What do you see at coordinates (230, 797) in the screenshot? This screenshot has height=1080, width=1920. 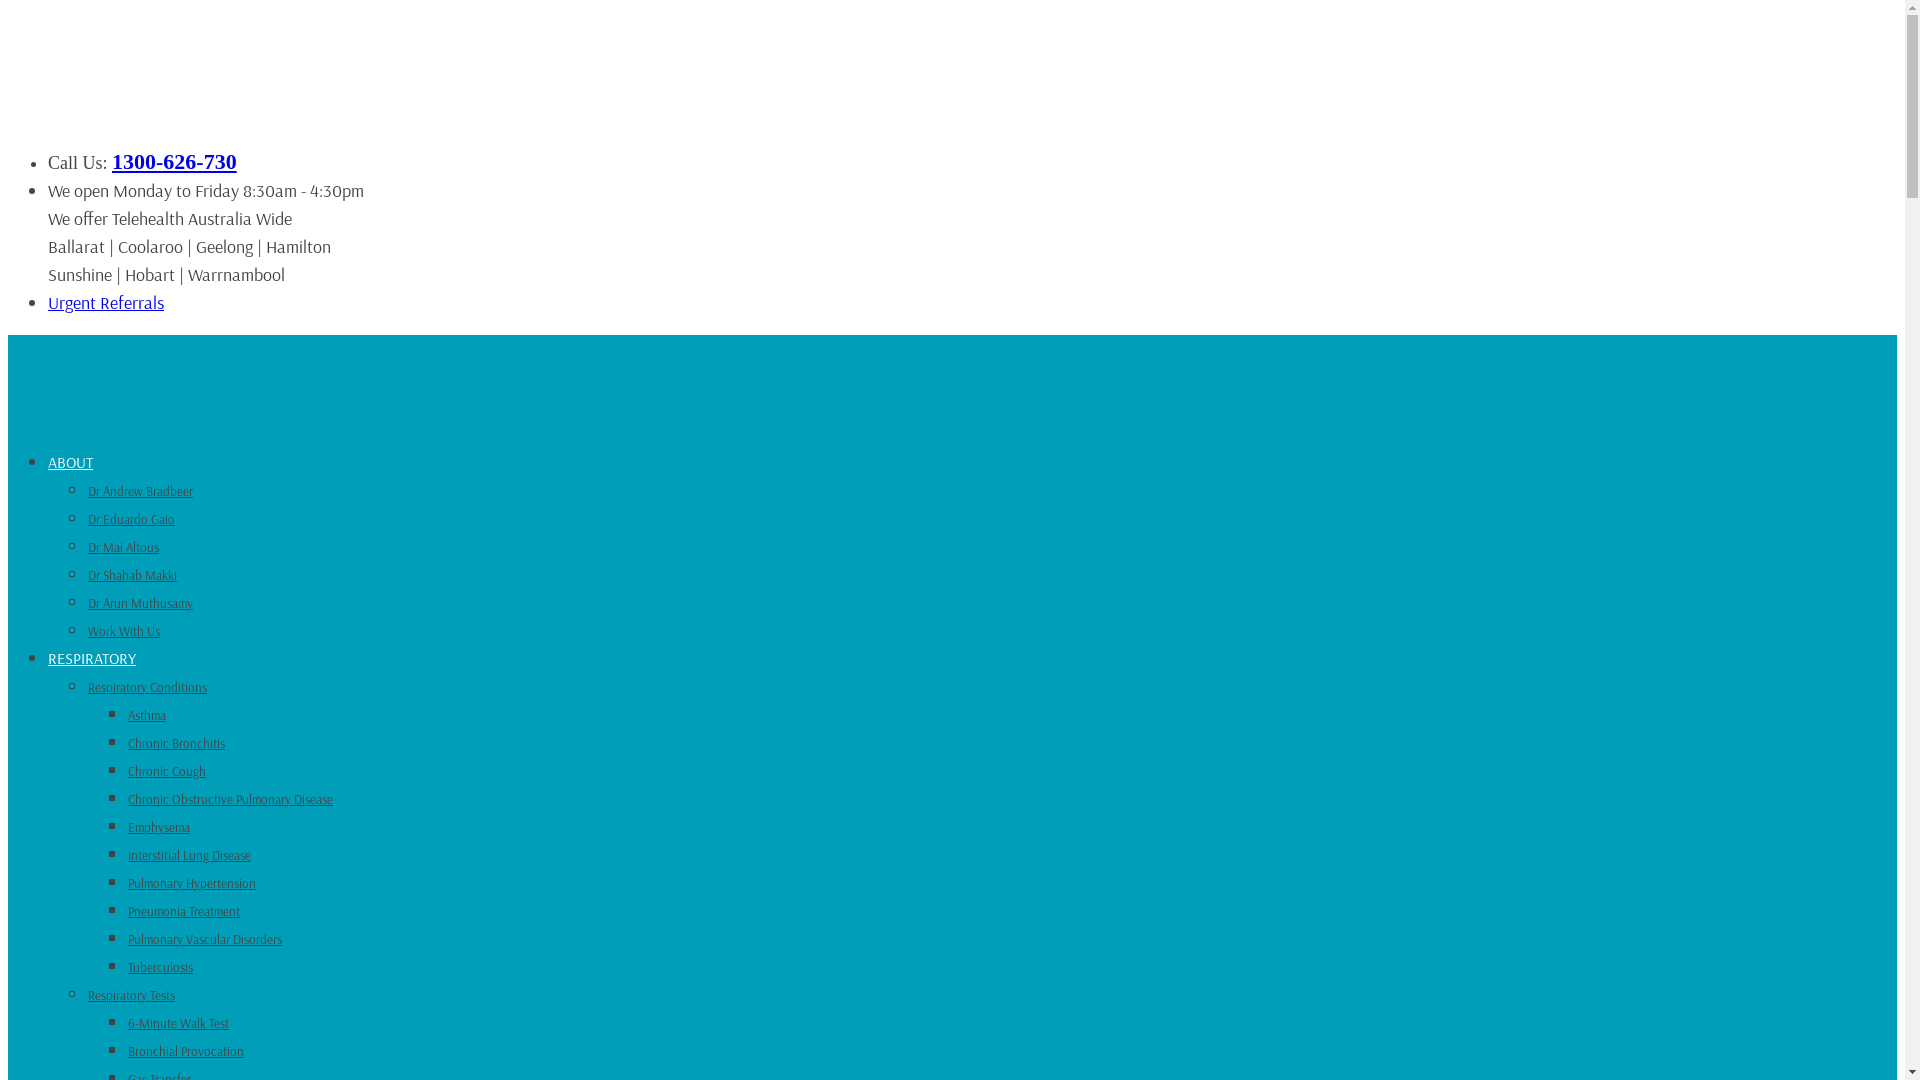 I see `'Chronic Obstructive Pulmonary Disease'` at bounding box center [230, 797].